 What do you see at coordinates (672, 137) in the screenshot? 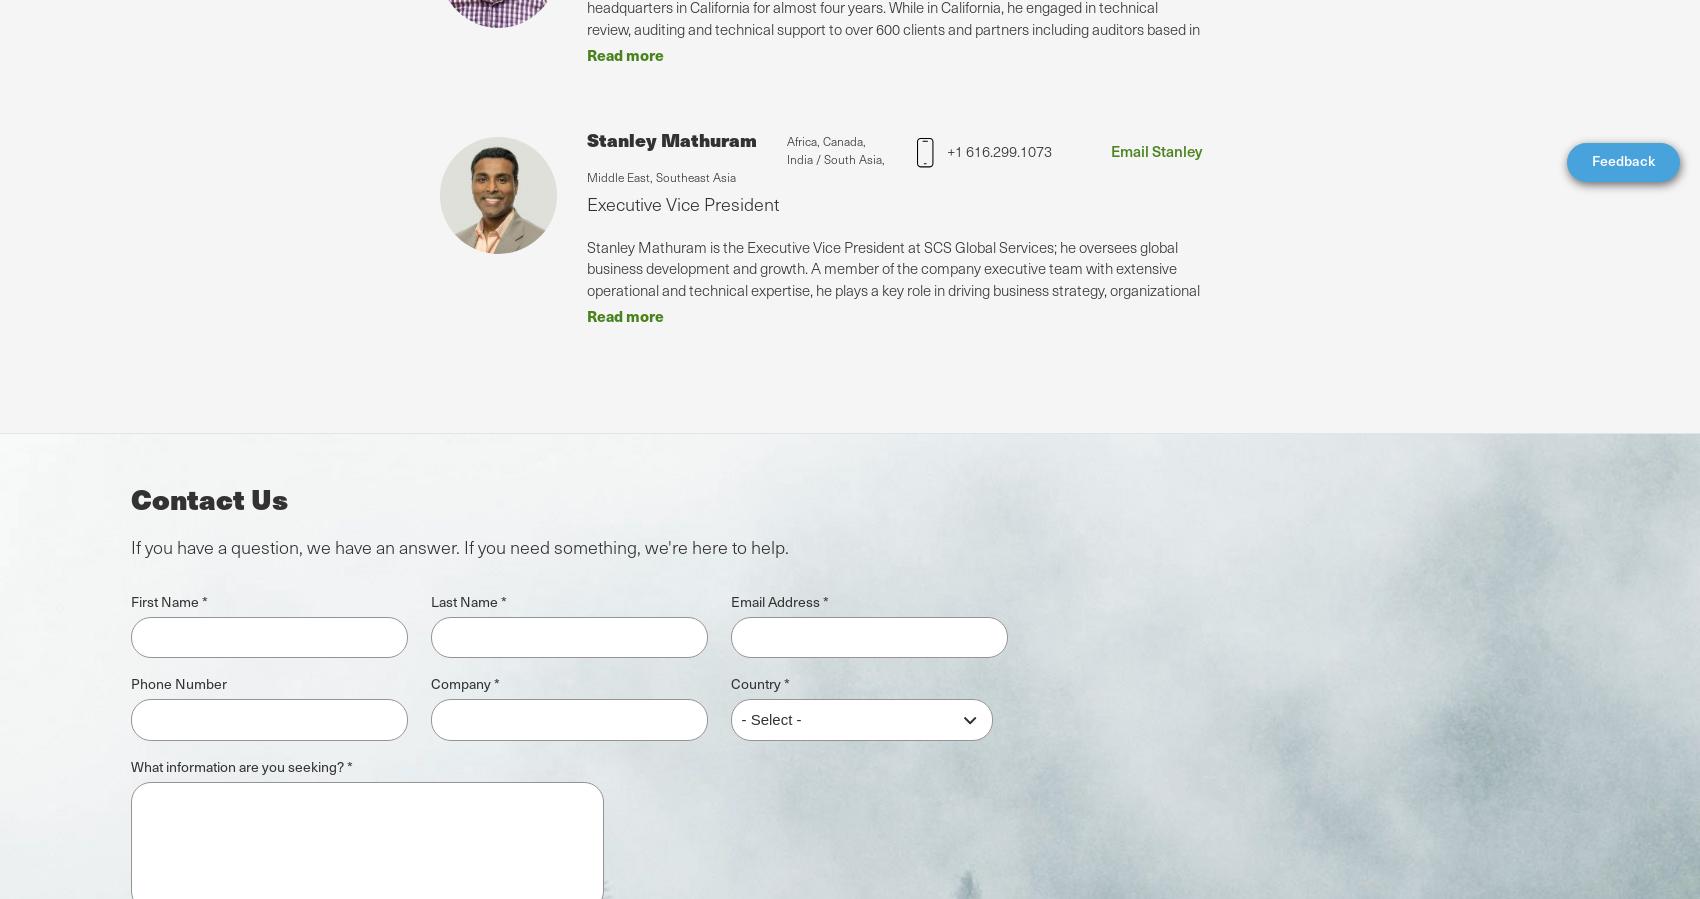
I see `'Stanley Mathuram'` at bounding box center [672, 137].